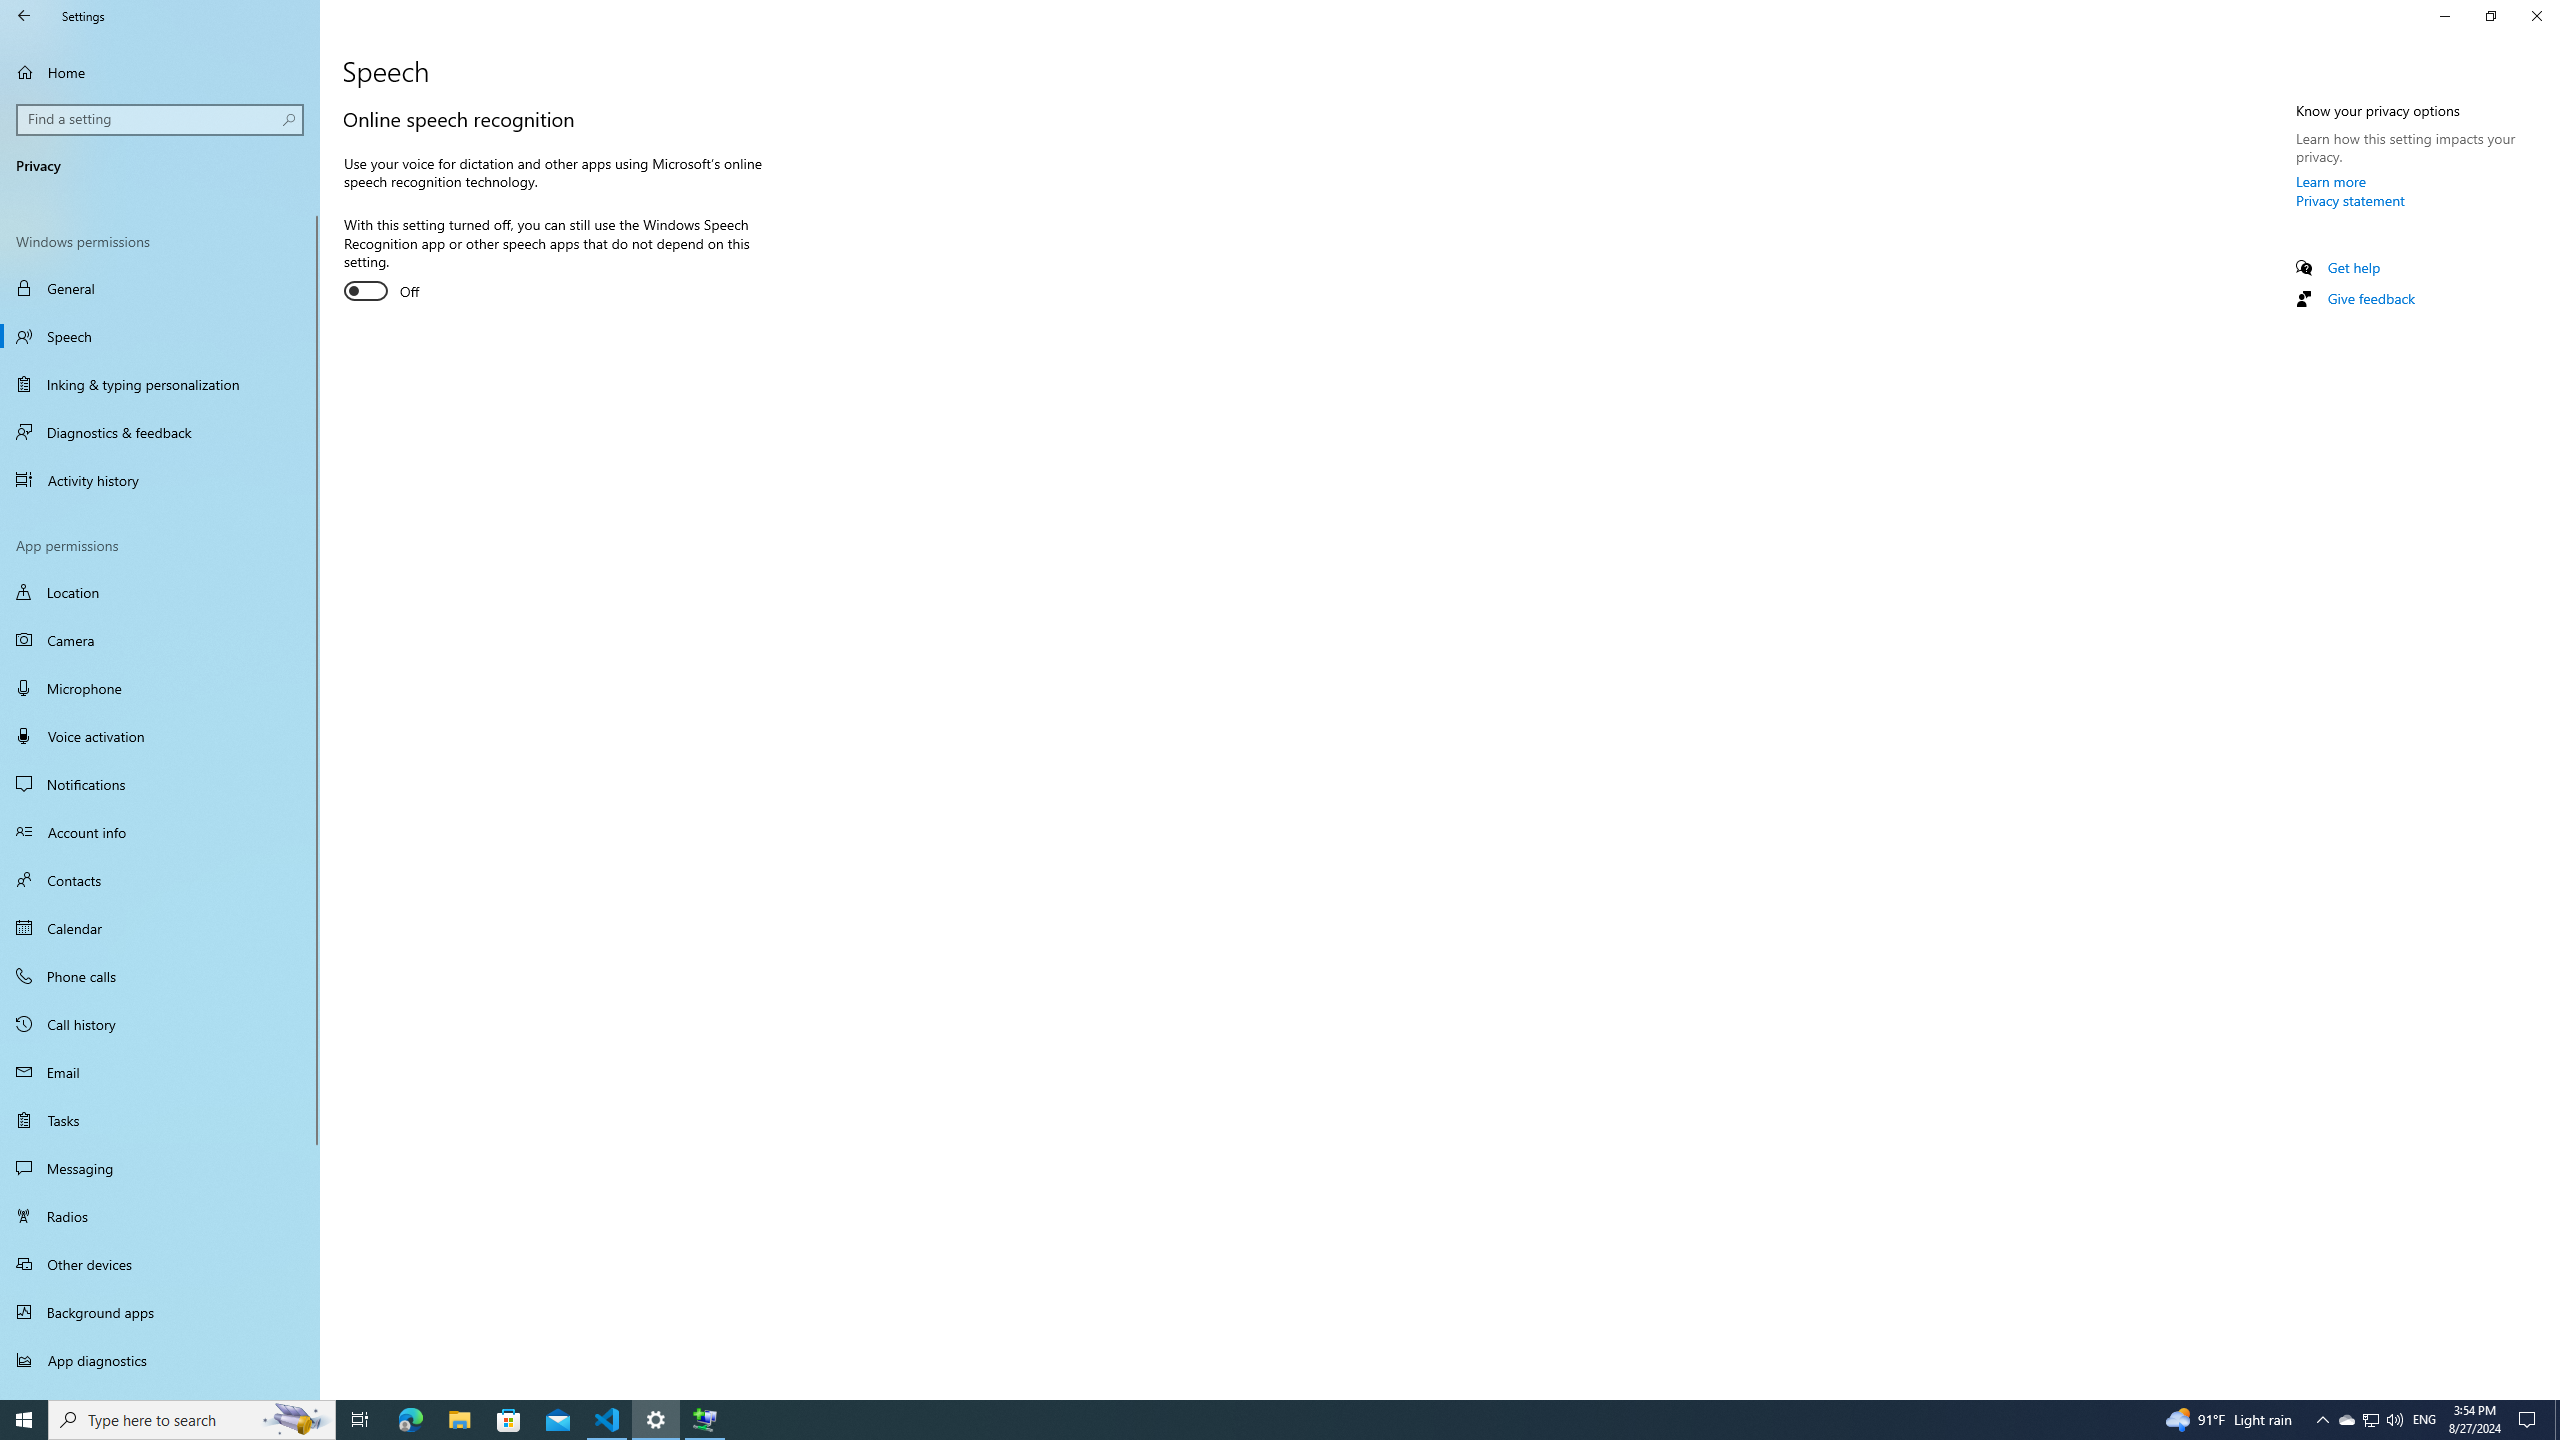 This screenshot has width=2560, height=1440. I want to click on 'General', so click(159, 287).